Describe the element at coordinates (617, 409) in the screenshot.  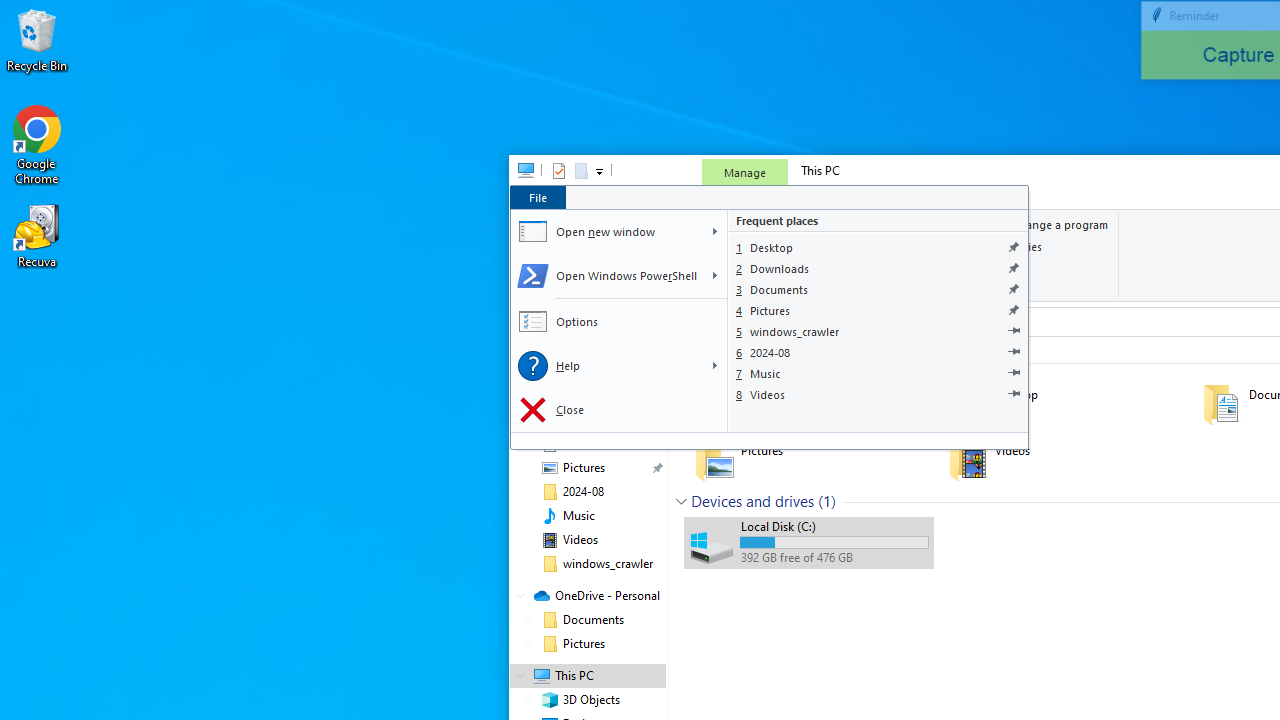
I see `'Close'` at that location.